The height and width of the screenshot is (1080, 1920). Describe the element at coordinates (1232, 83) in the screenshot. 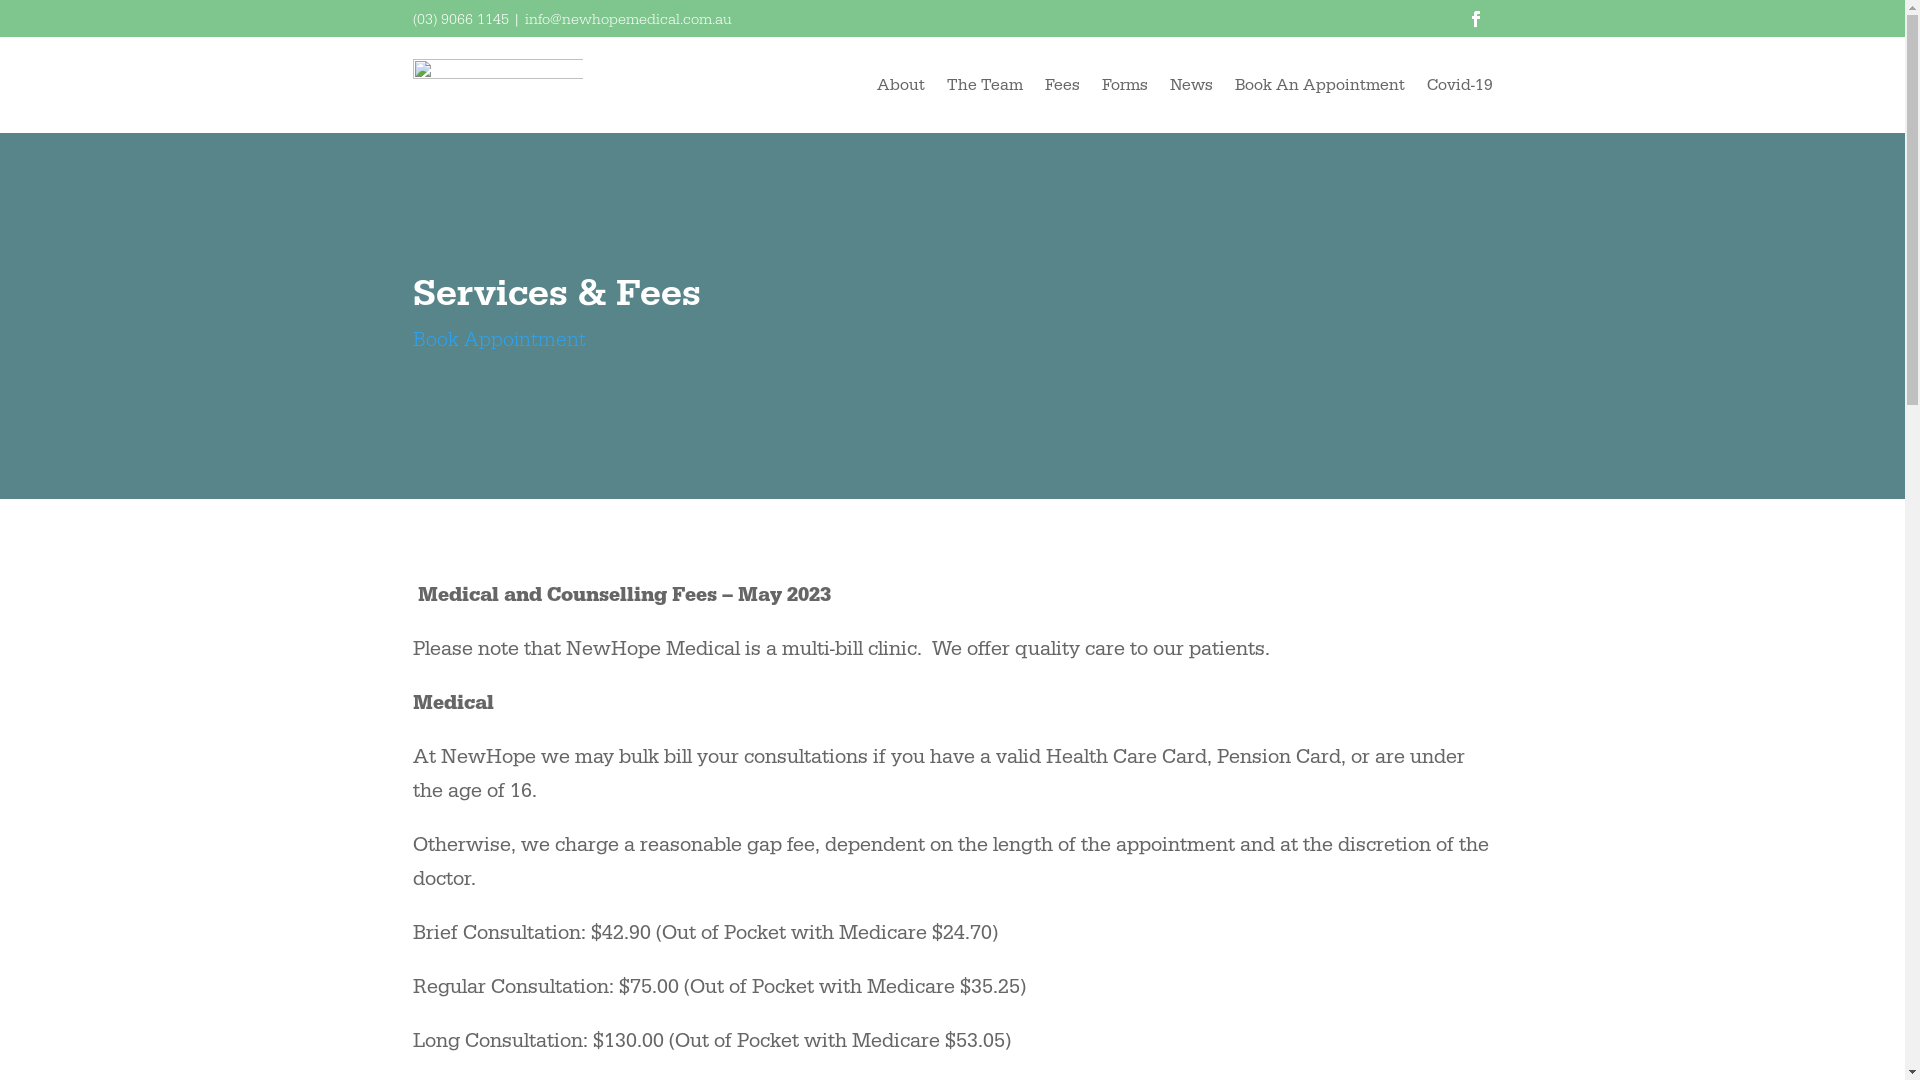

I see `'Book An Appointment'` at that location.